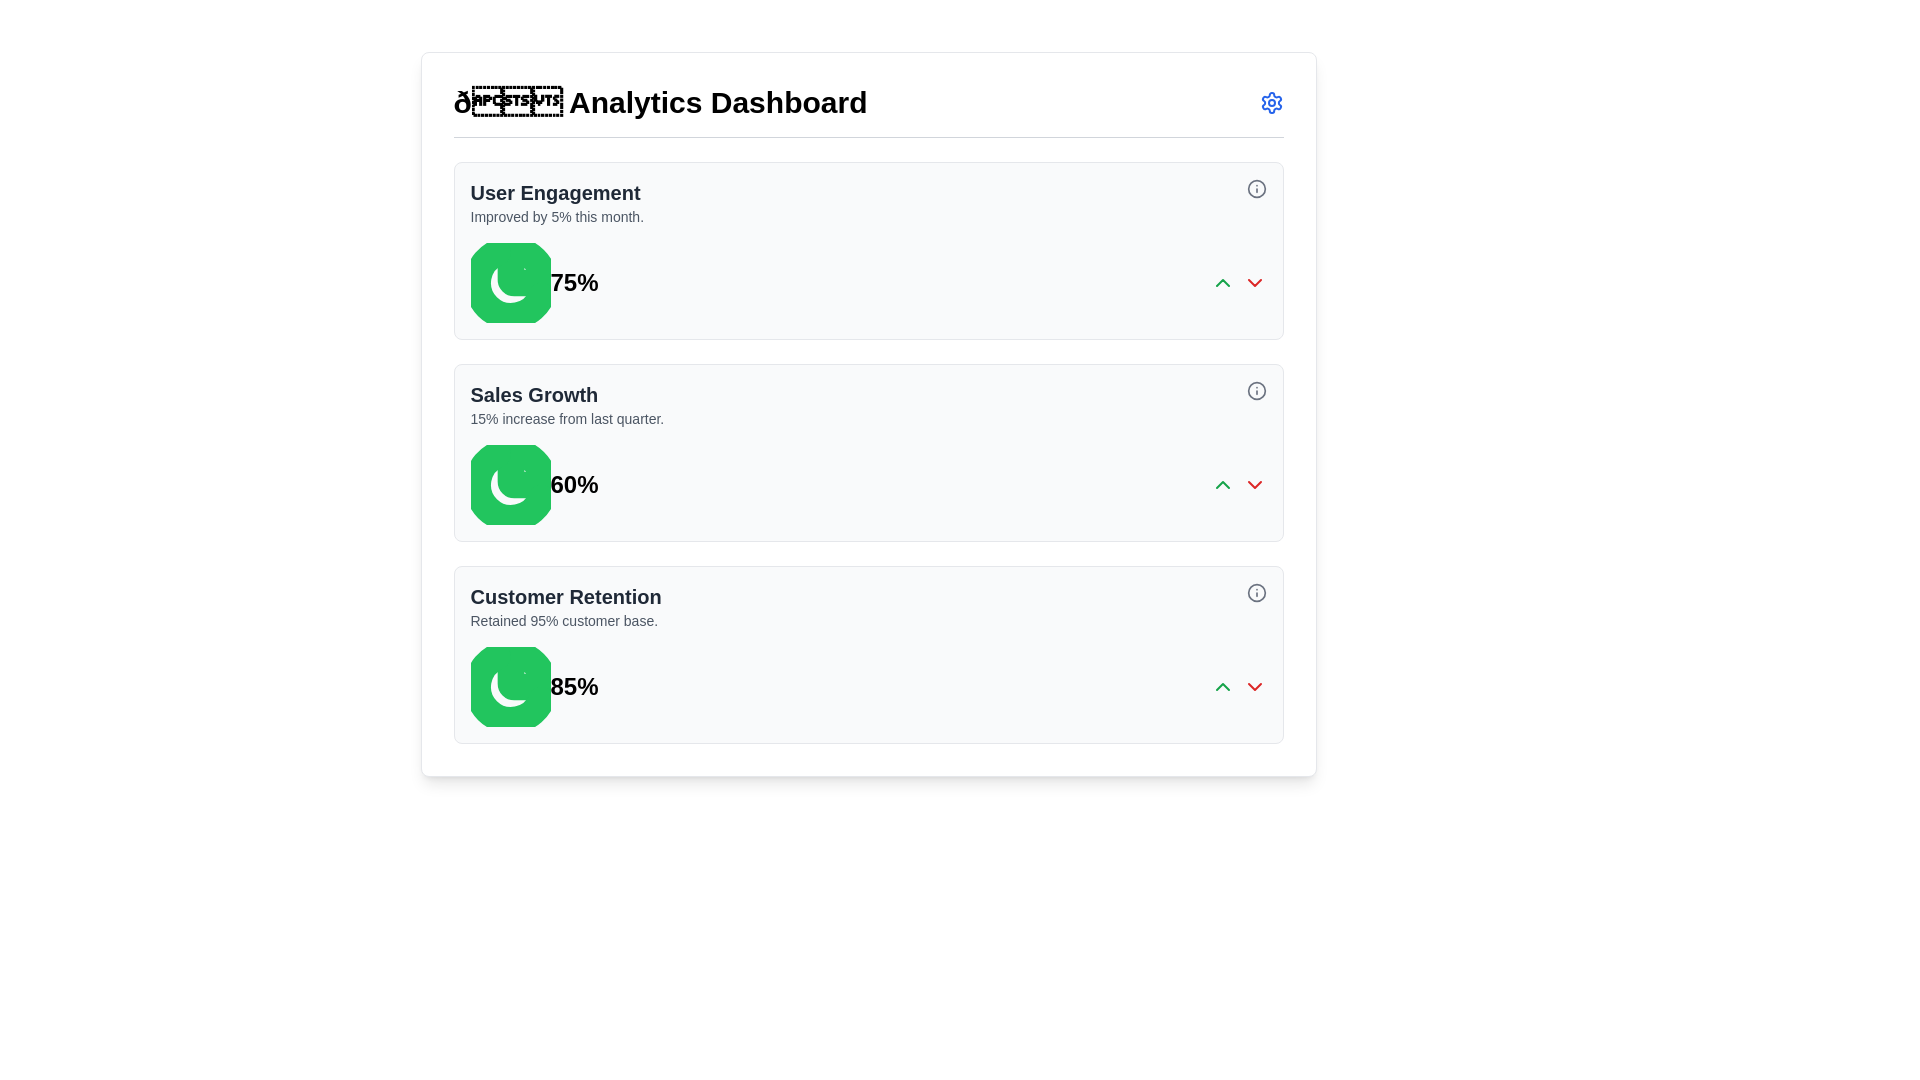  Describe the element at coordinates (1221, 485) in the screenshot. I see `the small green upward-pointing chevron icon located to the right of the 'Sales Growth' component with '60%' displayed next to it` at that location.